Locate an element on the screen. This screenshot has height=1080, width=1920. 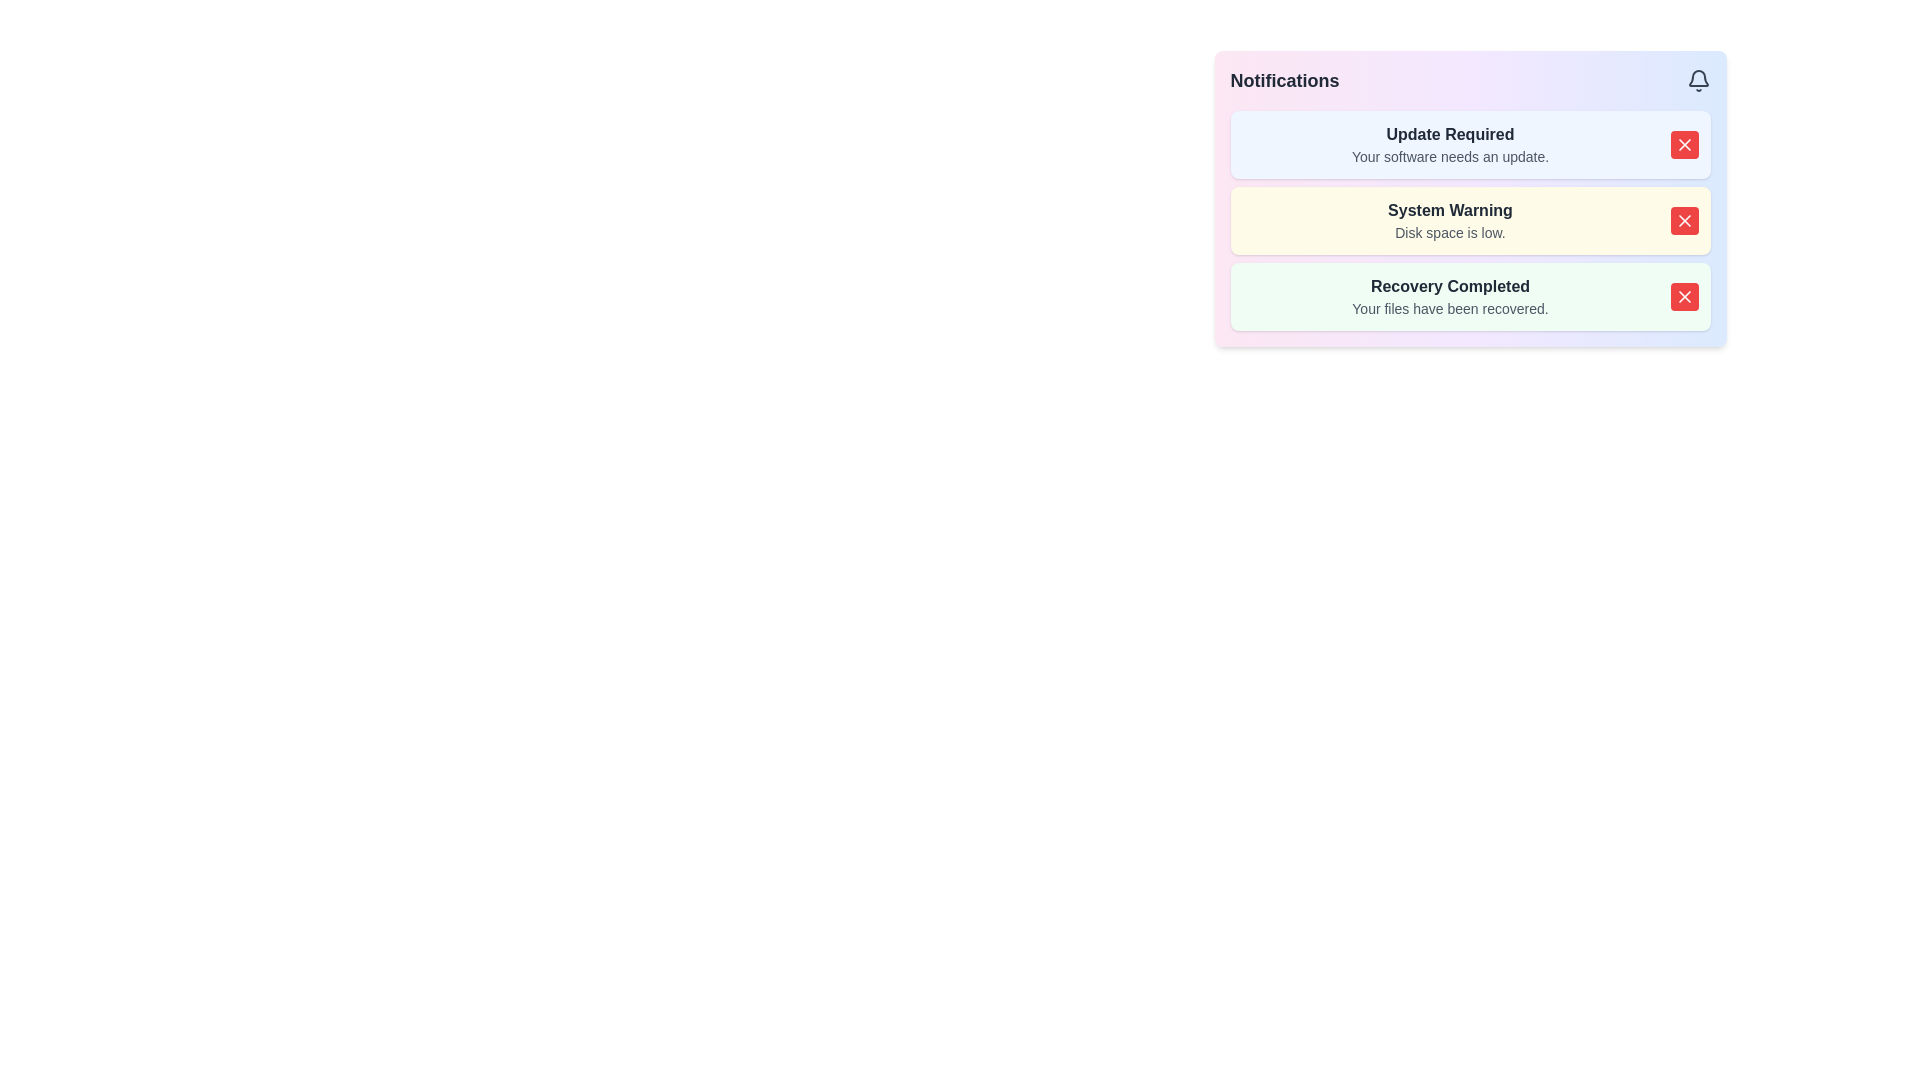
the warning notification box about low disk space to potentially reveal more options is located at coordinates (1470, 220).